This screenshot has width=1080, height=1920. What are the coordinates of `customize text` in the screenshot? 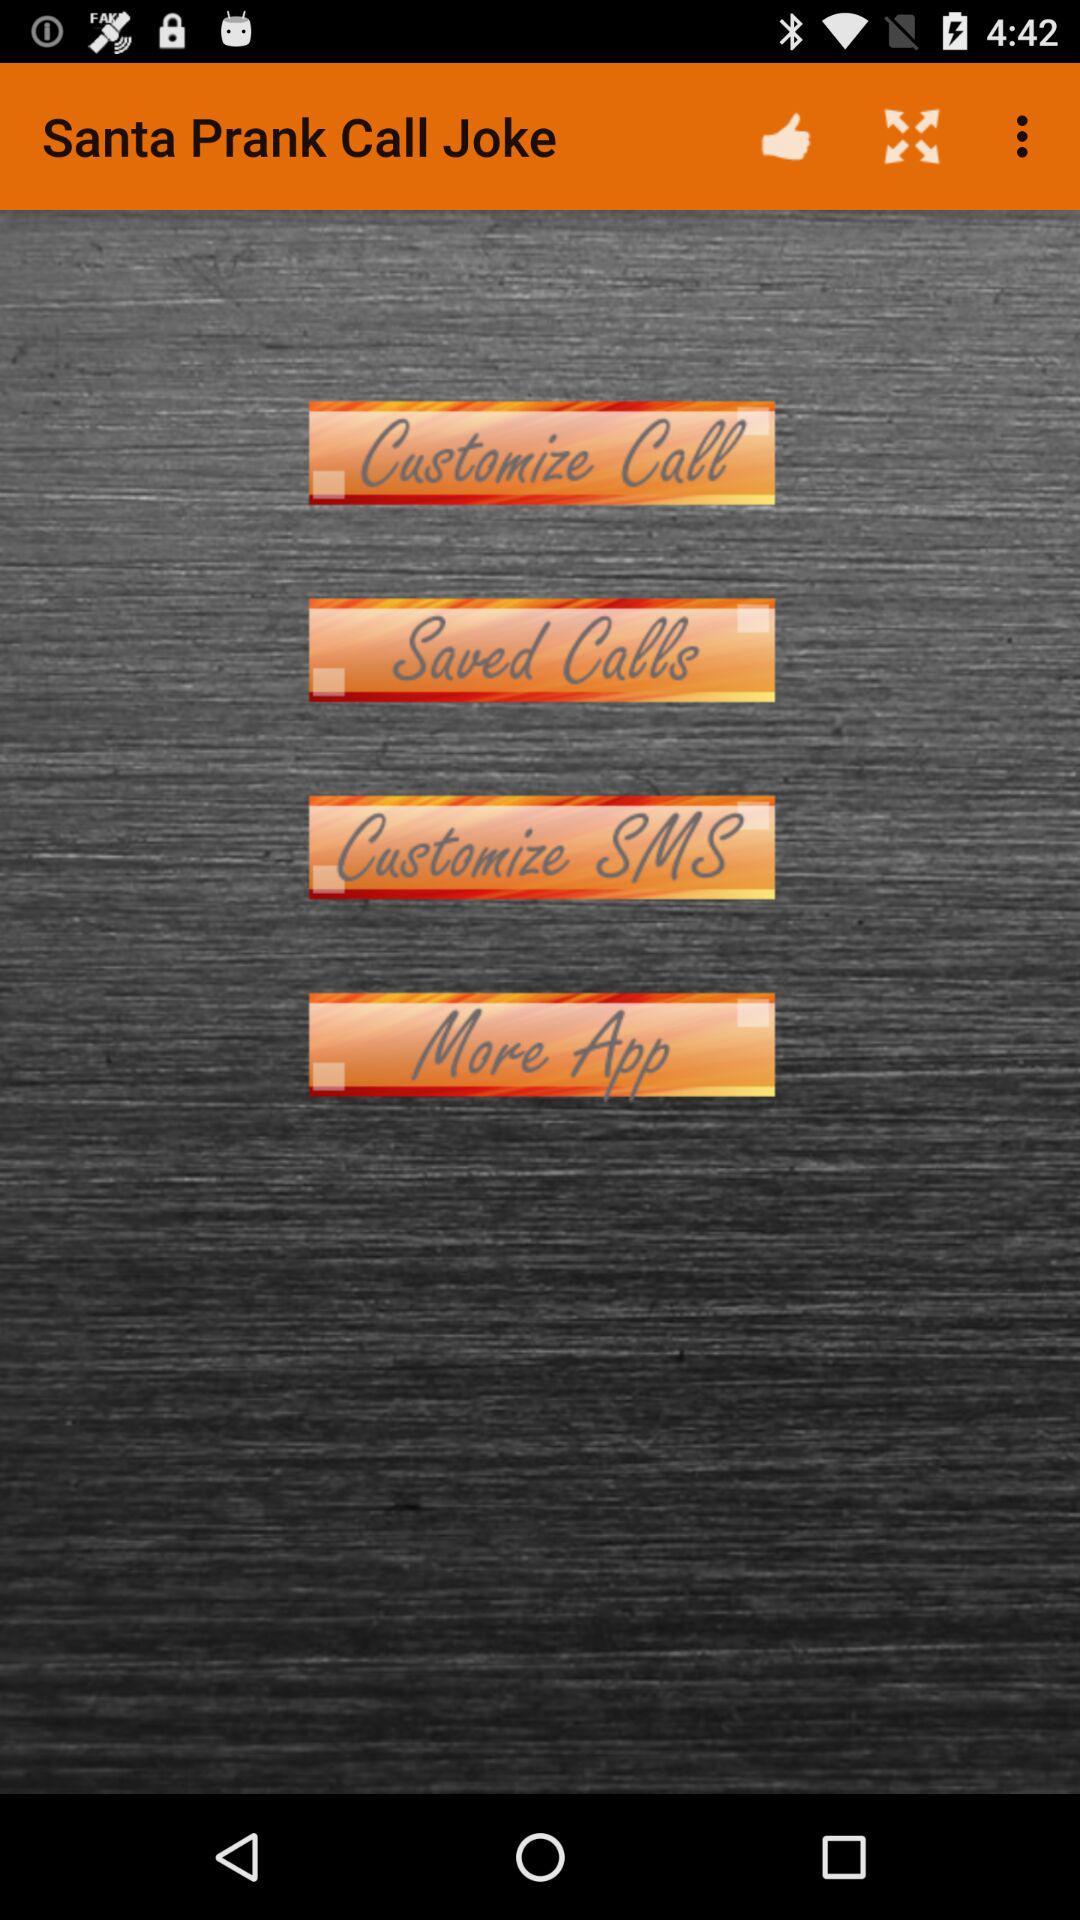 It's located at (540, 847).